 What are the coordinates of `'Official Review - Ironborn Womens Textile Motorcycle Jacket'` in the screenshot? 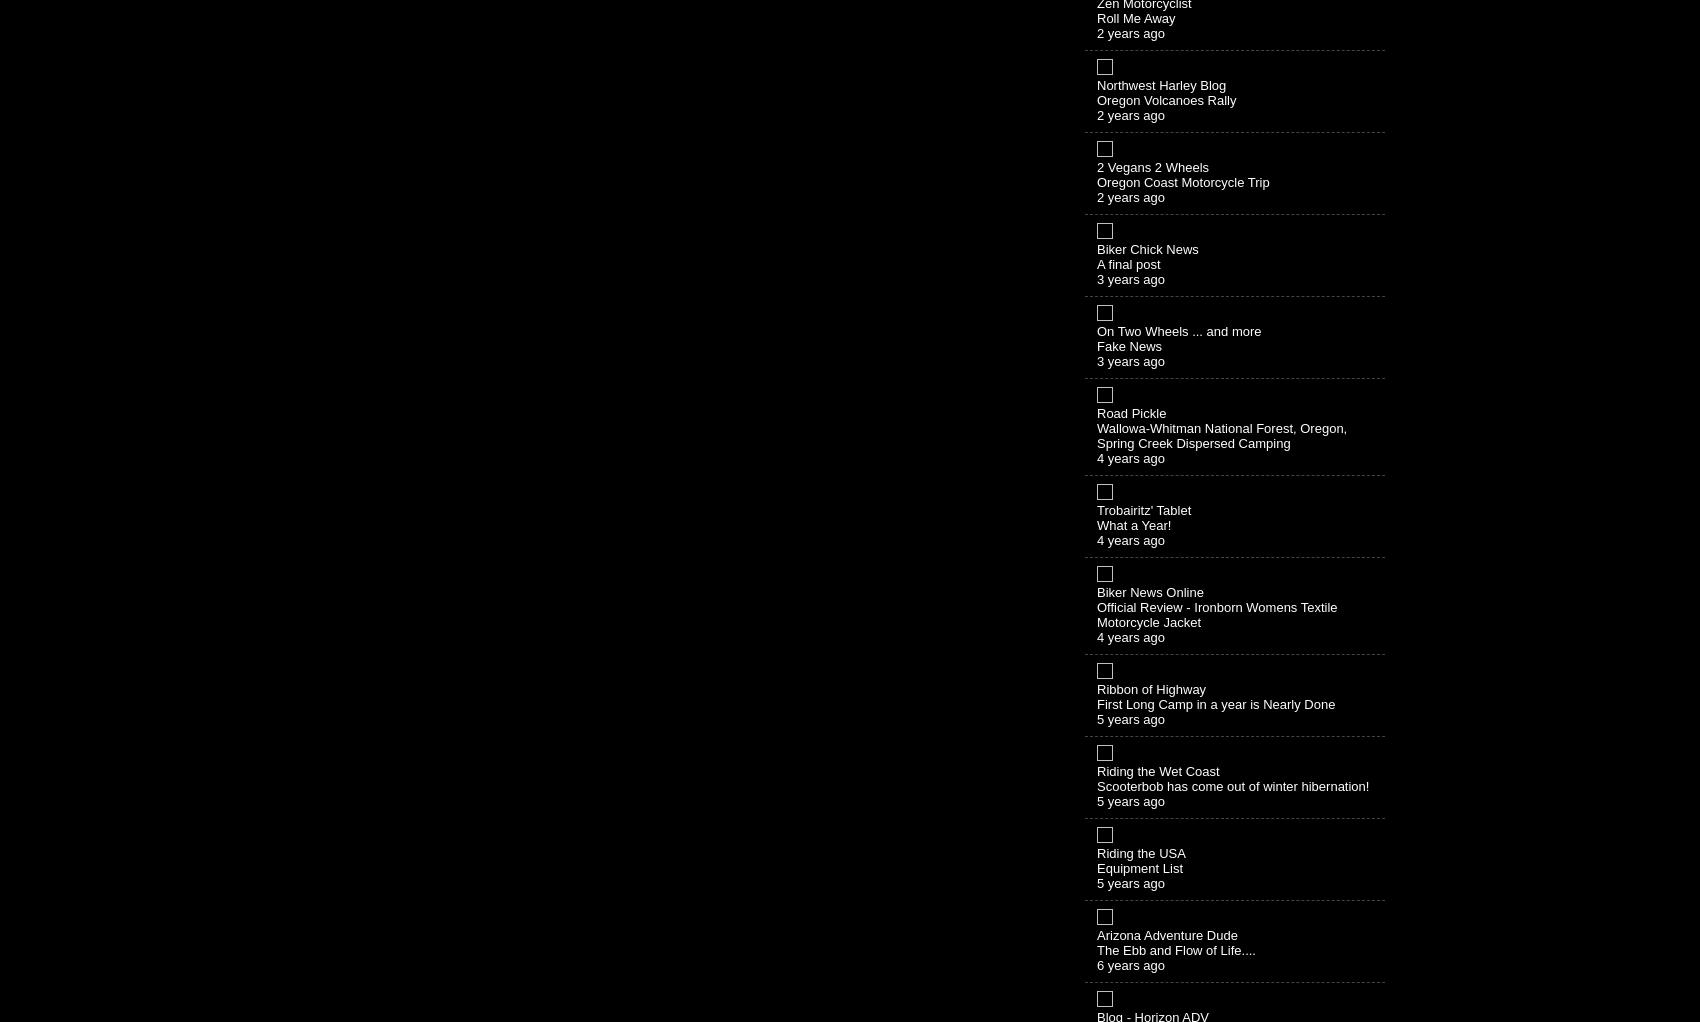 It's located at (1216, 613).